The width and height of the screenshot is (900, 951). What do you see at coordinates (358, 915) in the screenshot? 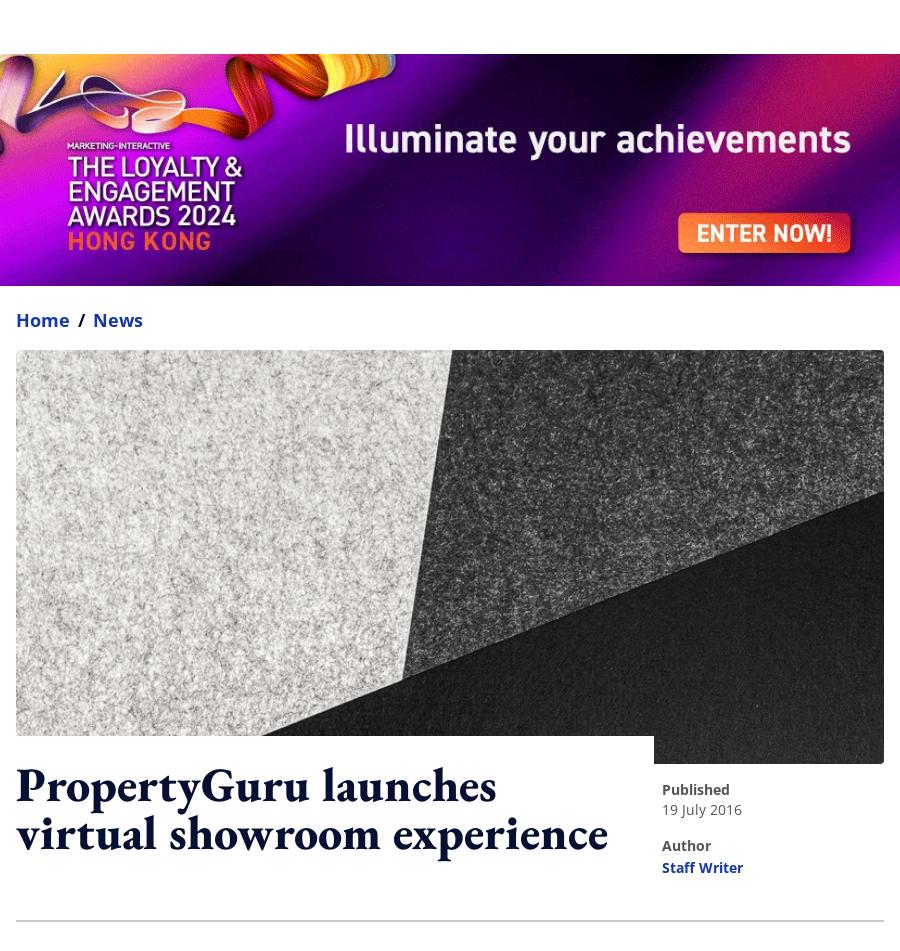
I see `'awards'` at bounding box center [358, 915].